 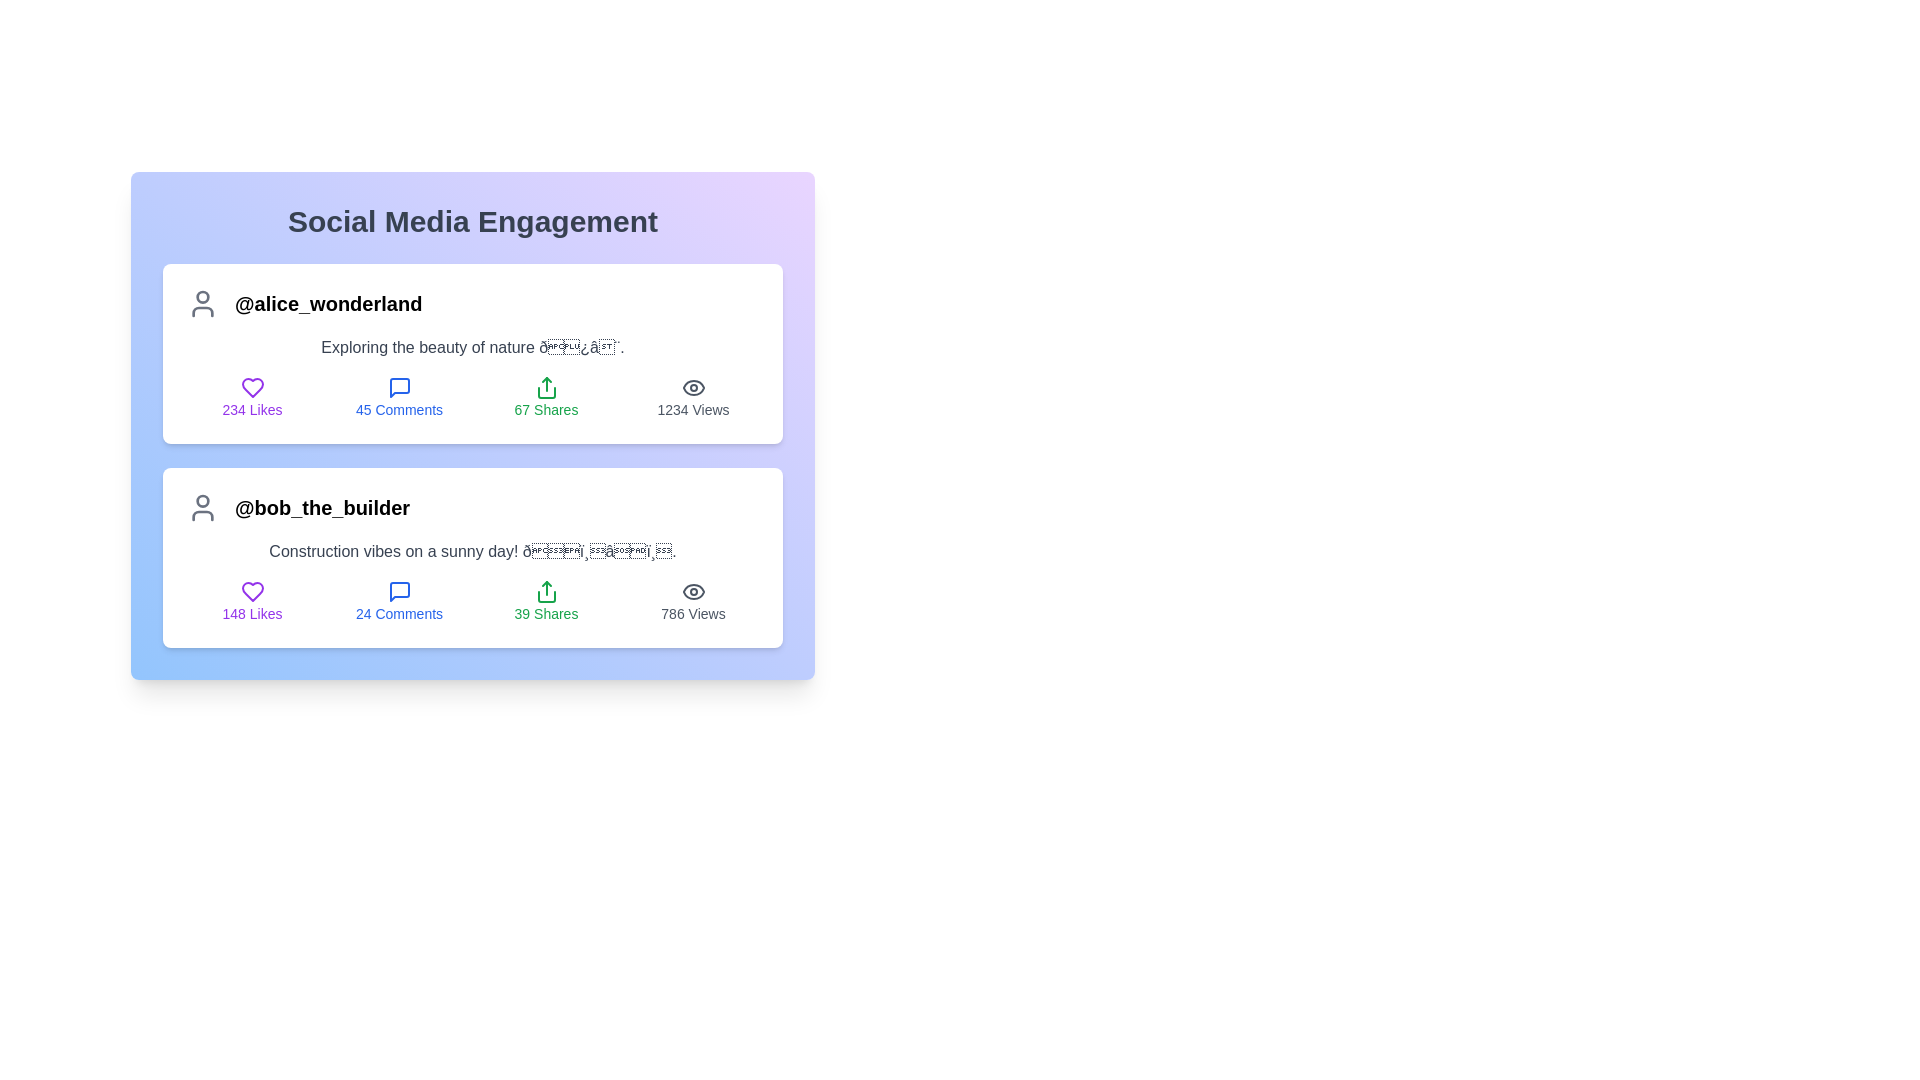 I want to click on the text label '234 Likes' located in the top-left corner of the grid layout above the elements labeled '45 Comments', '67 Shares', and '1234 Views' related to '@alice_wonderland' for additional like-related details, so click(x=251, y=397).